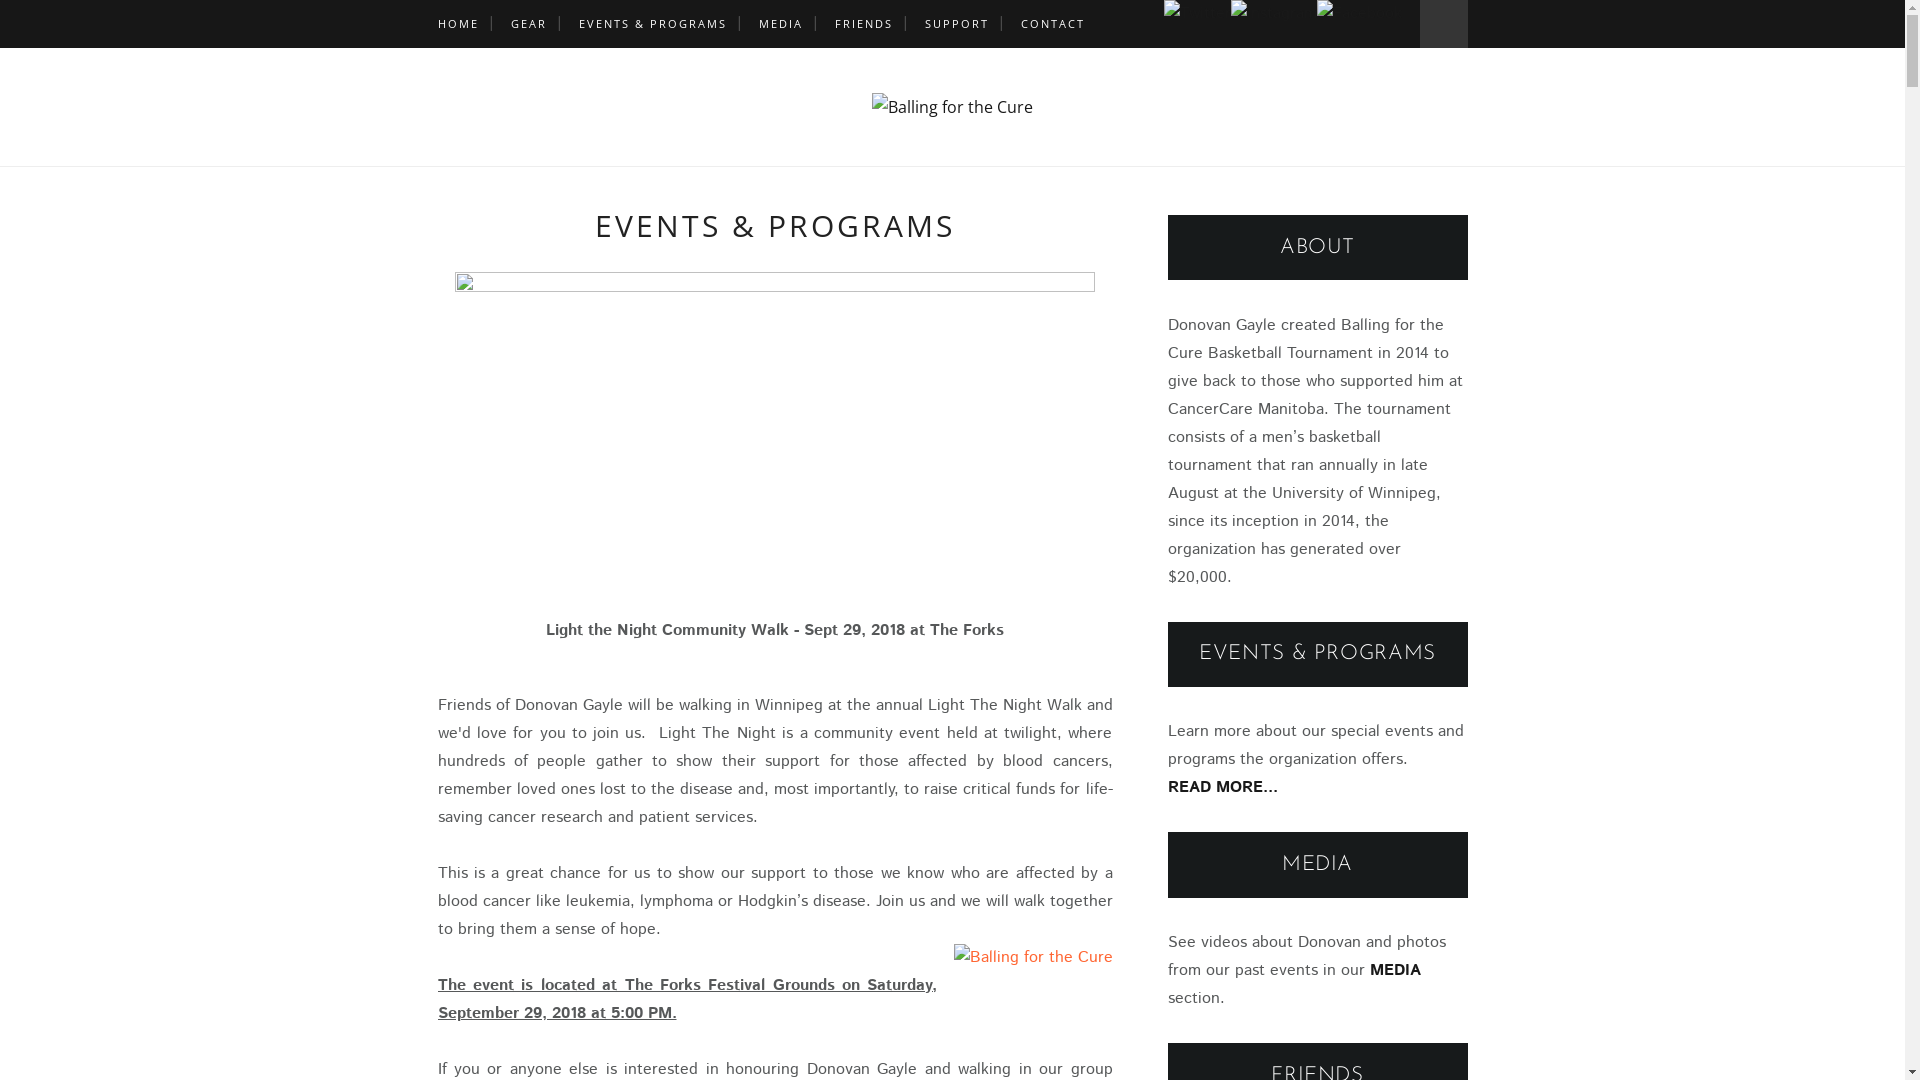  Describe the element at coordinates (457, 23) in the screenshot. I see `'HOME'` at that location.